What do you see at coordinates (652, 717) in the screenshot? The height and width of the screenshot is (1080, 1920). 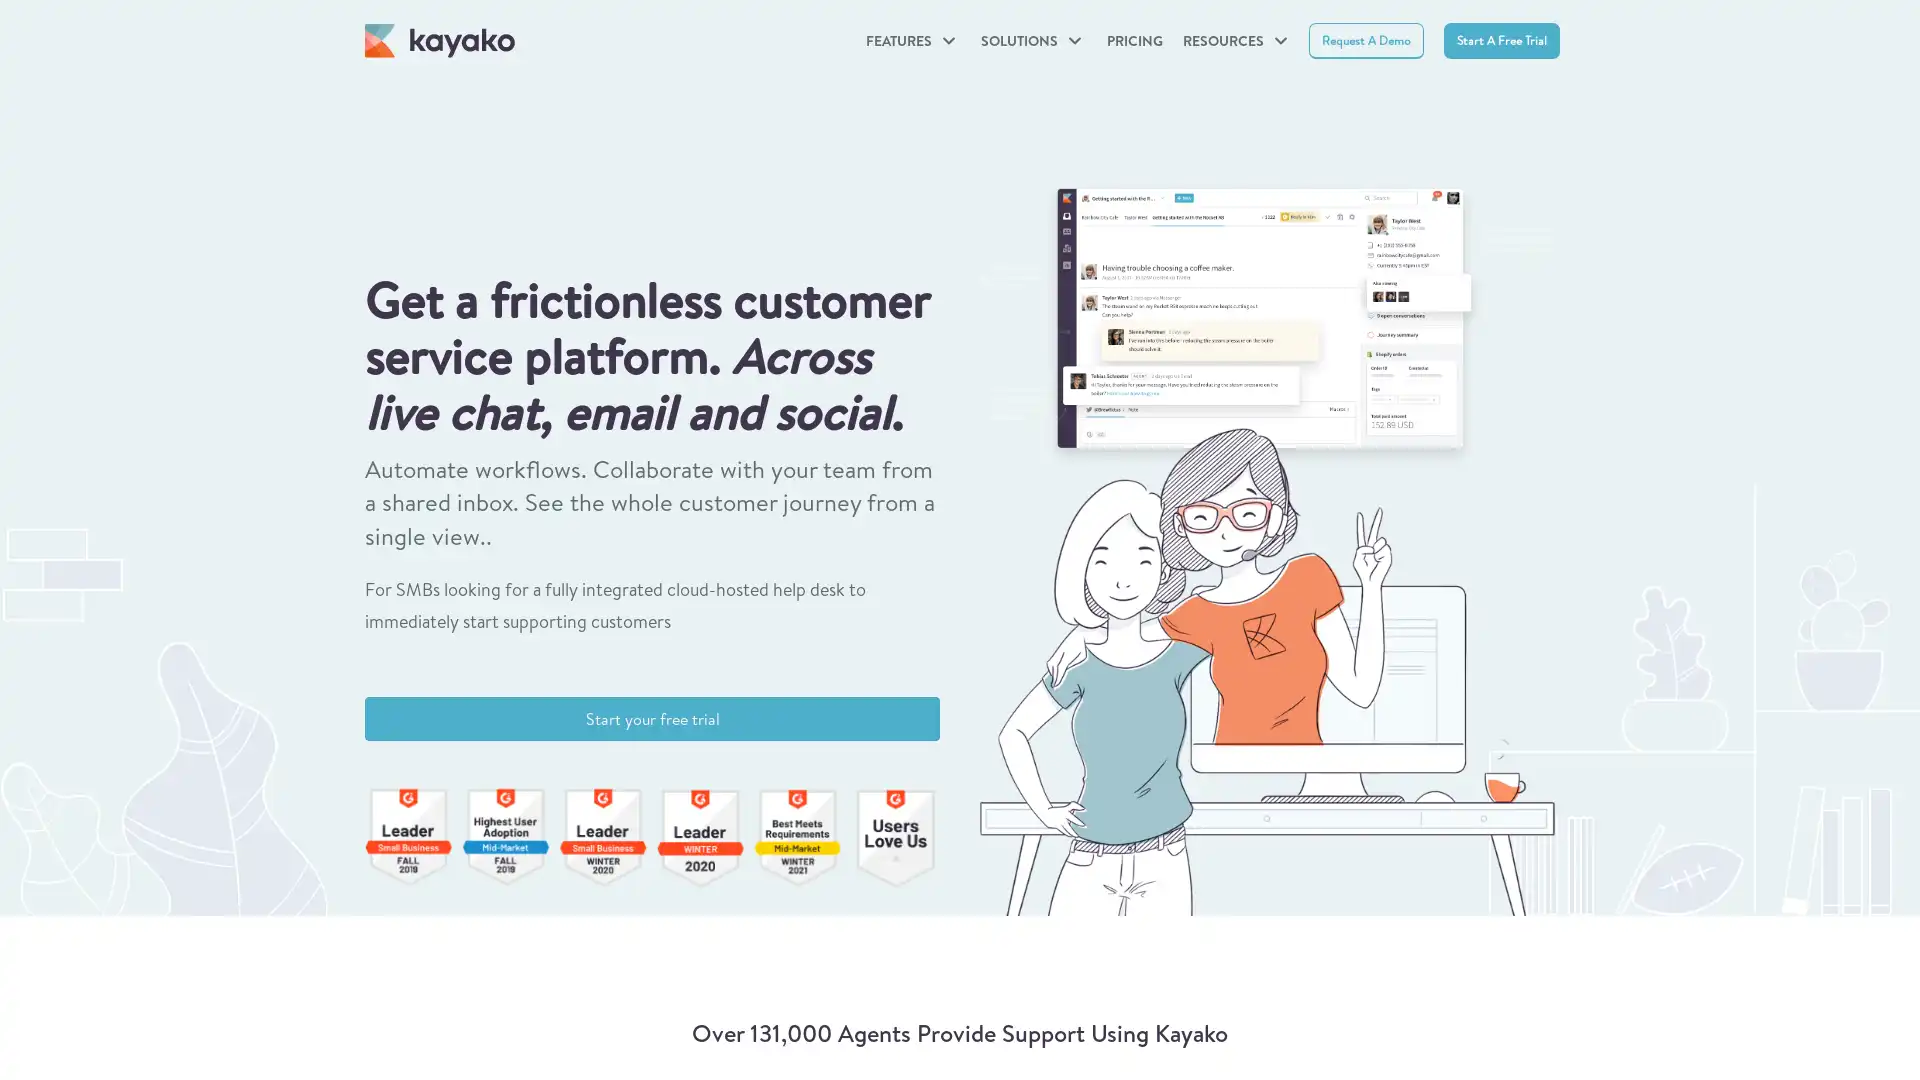 I see `Start your free trial` at bounding box center [652, 717].